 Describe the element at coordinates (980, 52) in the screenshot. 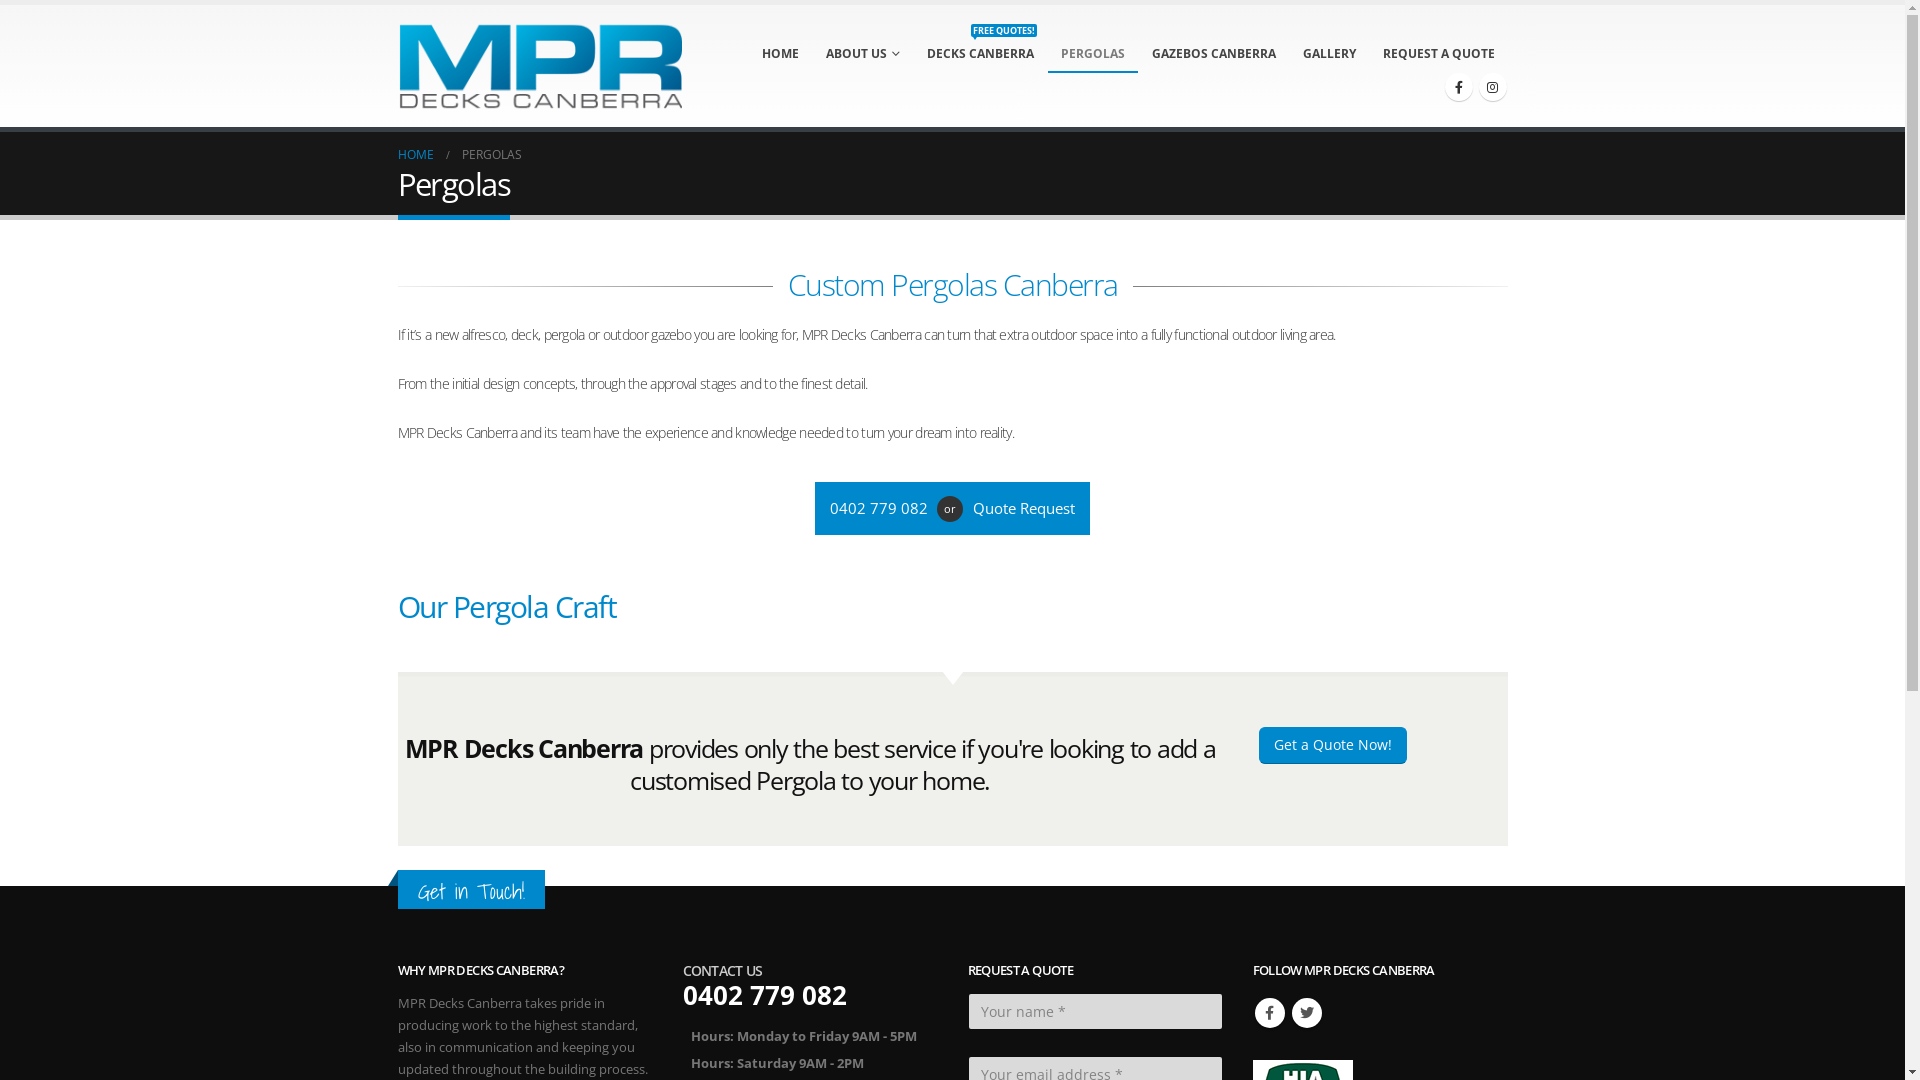

I see `'DECKS CANBERRA` at that location.